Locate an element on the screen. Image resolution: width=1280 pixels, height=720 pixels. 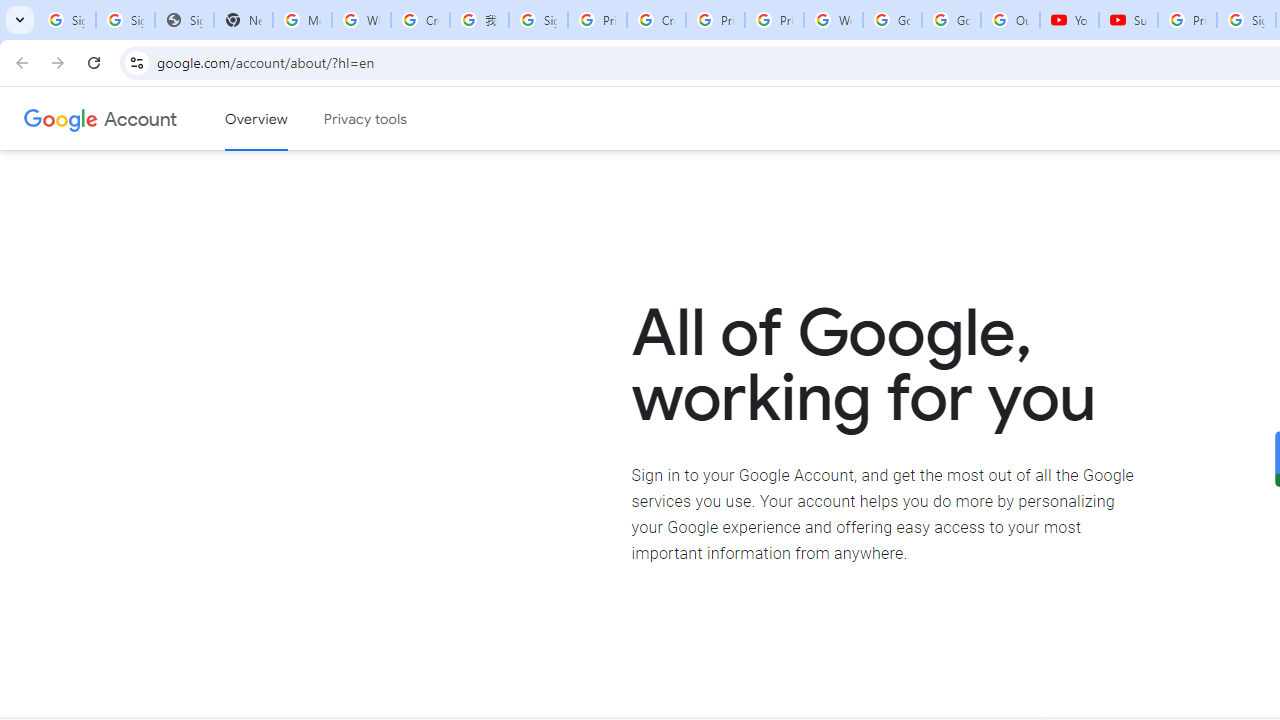
'Create your Google Account' is located at coordinates (419, 20).